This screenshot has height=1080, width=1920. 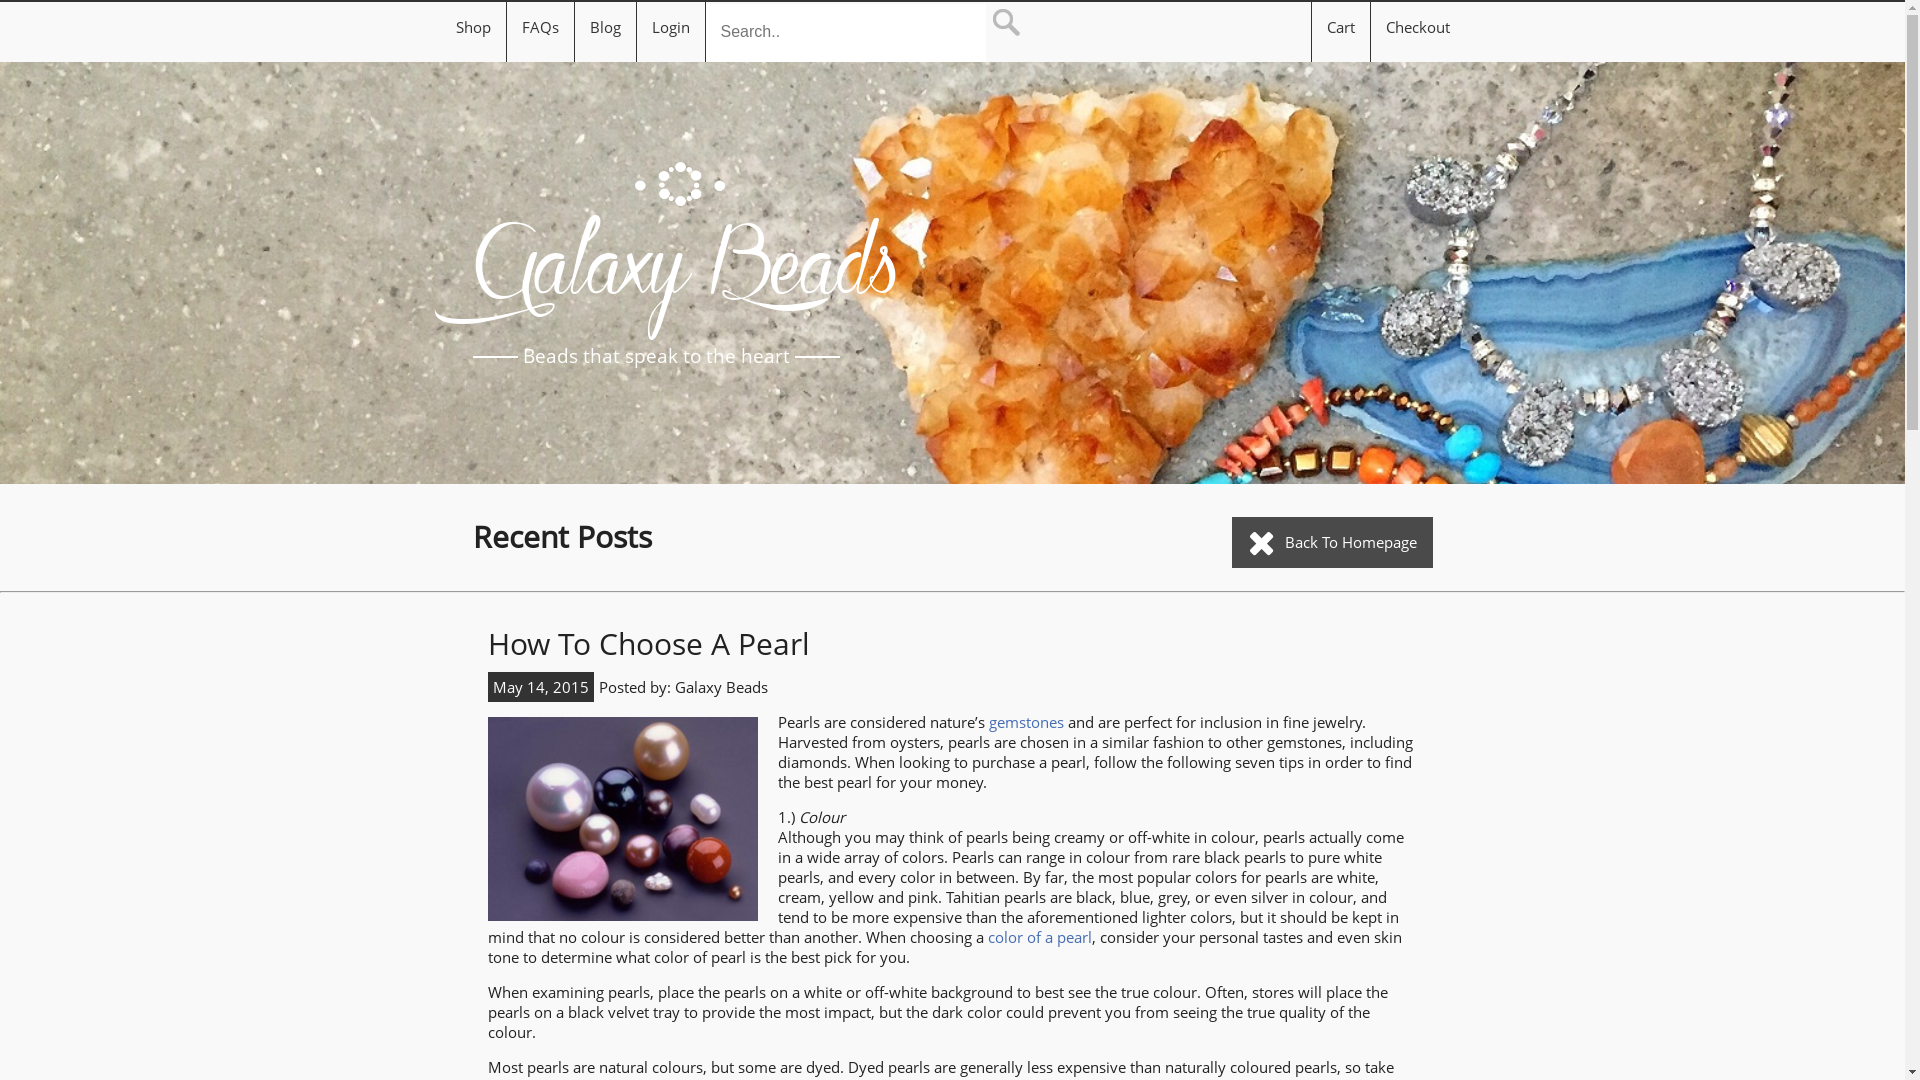 I want to click on 'Back To Homepage', so click(x=1332, y=542).